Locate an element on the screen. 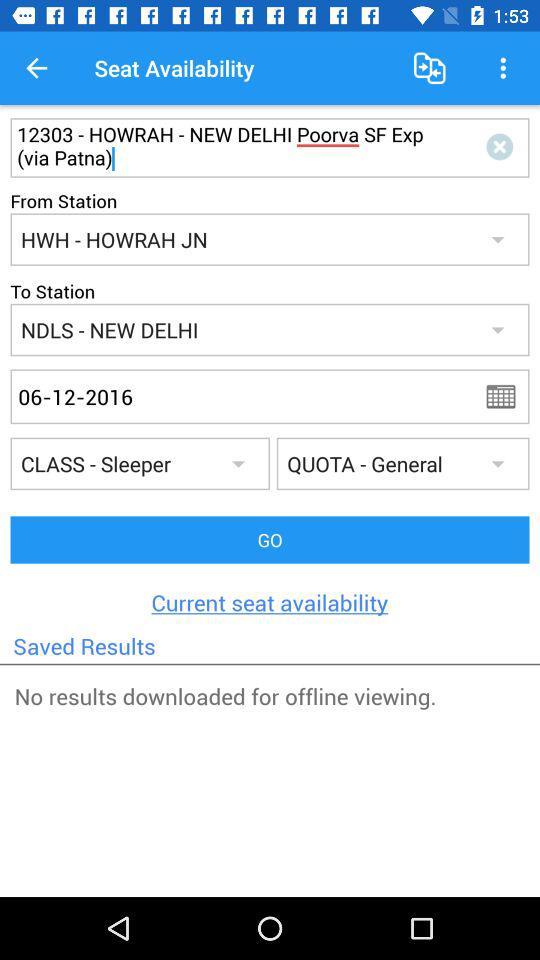 This screenshot has width=540, height=960. delete selection is located at coordinates (502, 146).